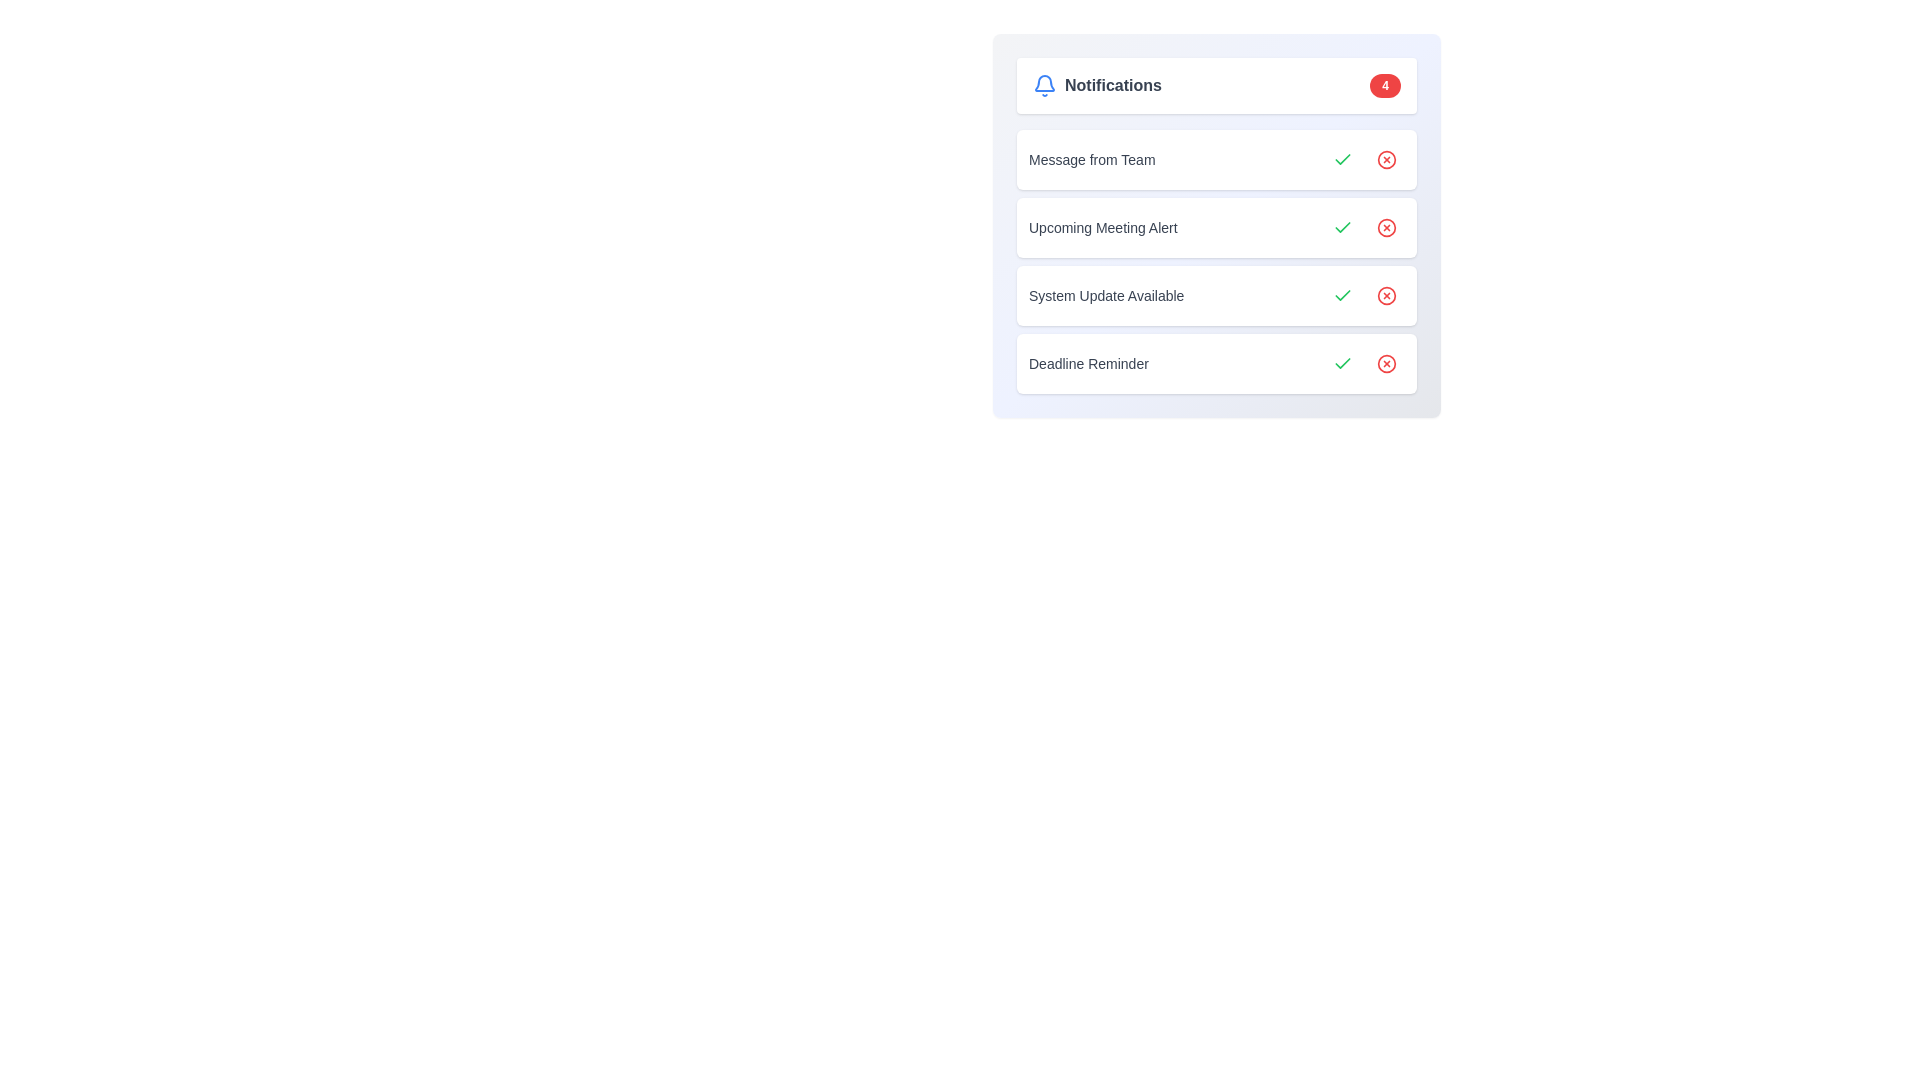 This screenshot has height=1080, width=1920. Describe the element at coordinates (1343, 226) in the screenshot. I see `the green checkmark icon button located on the right-hand side of the 'Upcoming Meeting Alert' row` at that location.